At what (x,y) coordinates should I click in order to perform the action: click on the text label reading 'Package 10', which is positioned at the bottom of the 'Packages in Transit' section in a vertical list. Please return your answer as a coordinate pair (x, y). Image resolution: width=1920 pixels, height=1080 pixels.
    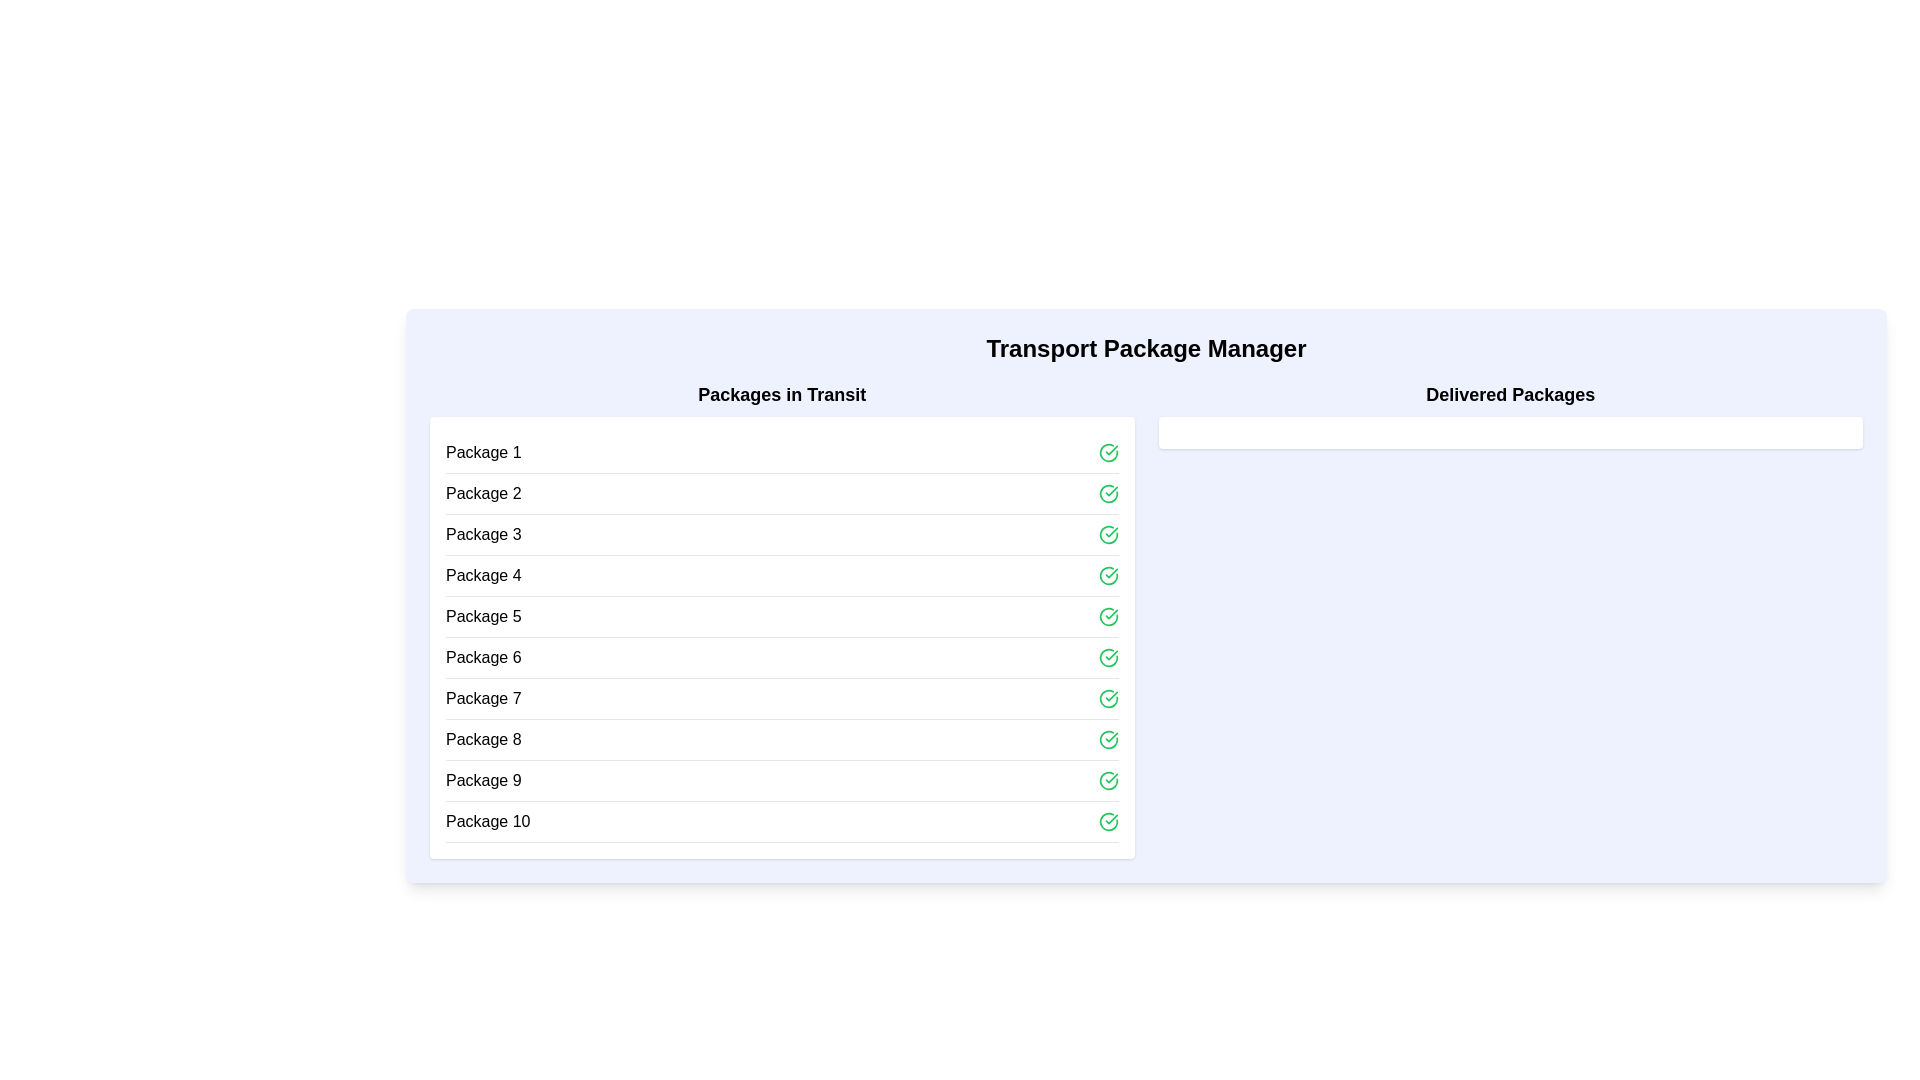
    Looking at the image, I should click on (488, 821).